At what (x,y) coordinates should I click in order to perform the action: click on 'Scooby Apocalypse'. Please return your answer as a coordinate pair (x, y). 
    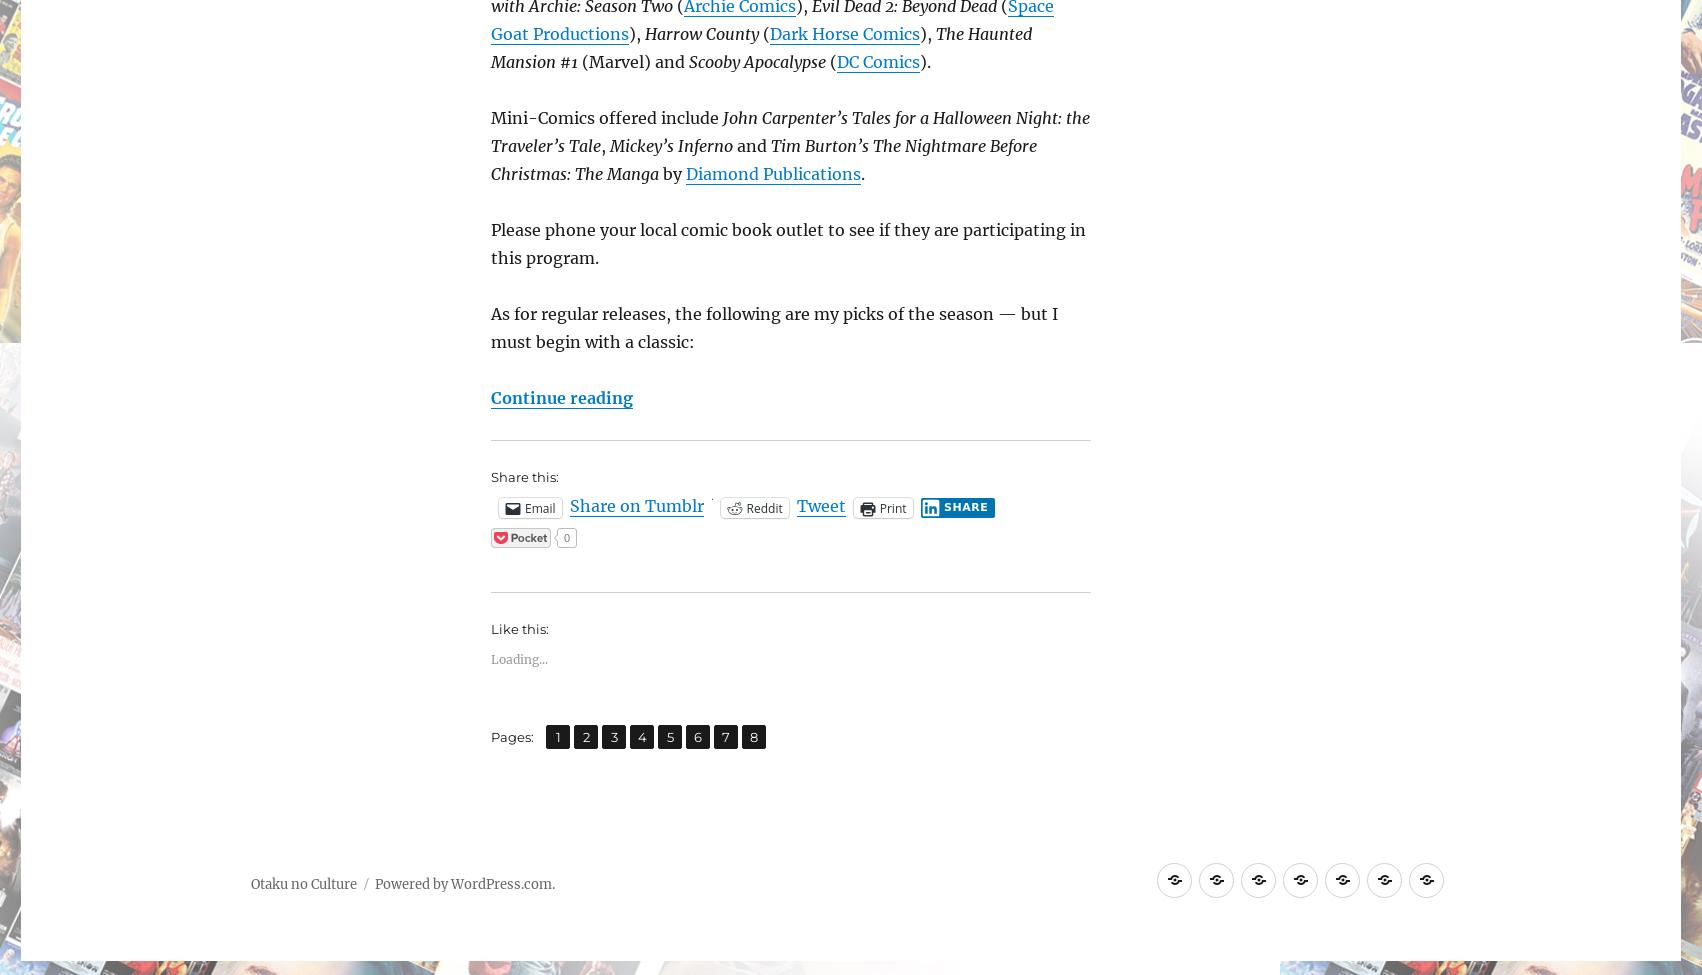
    Looking at the image, I should click on (756, 62).